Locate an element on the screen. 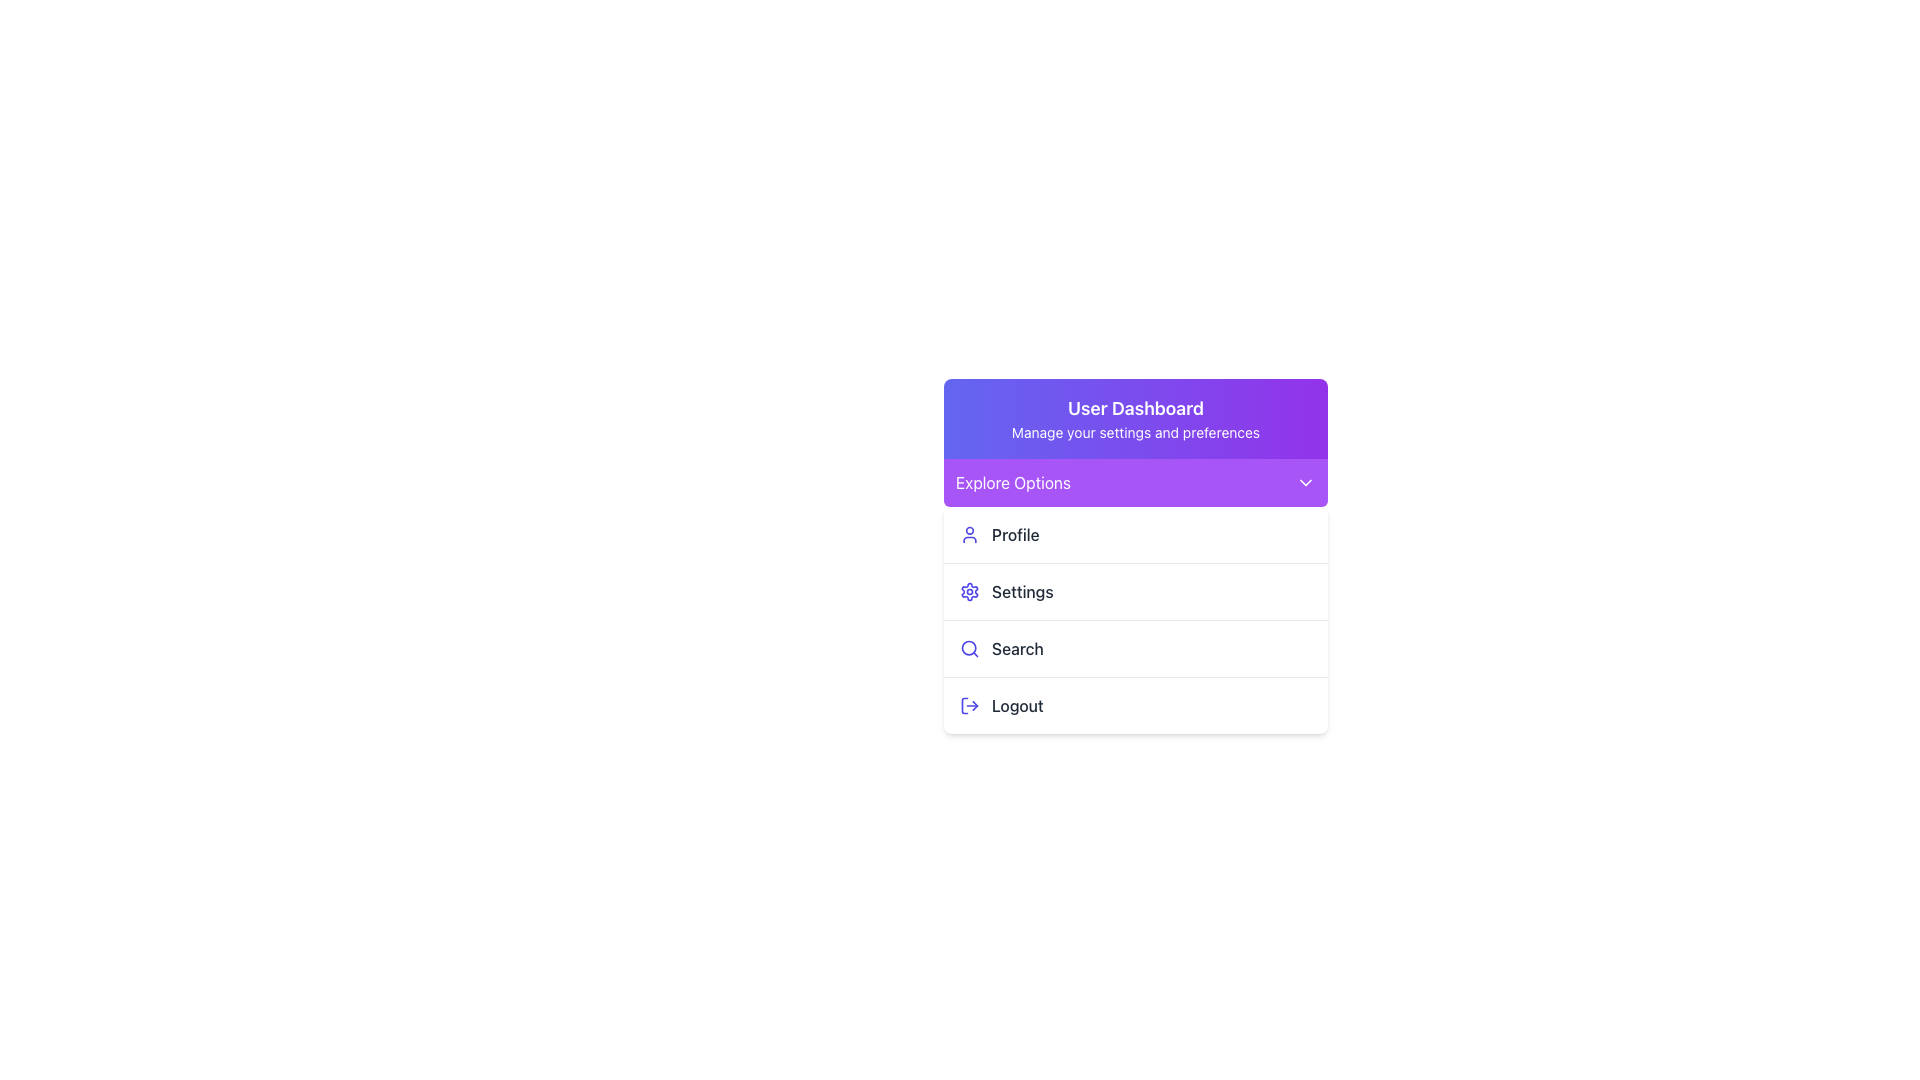 This screenshot has height=1080, width=1920. the prominently styled text label reading 'User Dashboard', which is centered at the top section of the interface and distinct with a larger font size and bold typeface is located at coordinates (1136, 407).